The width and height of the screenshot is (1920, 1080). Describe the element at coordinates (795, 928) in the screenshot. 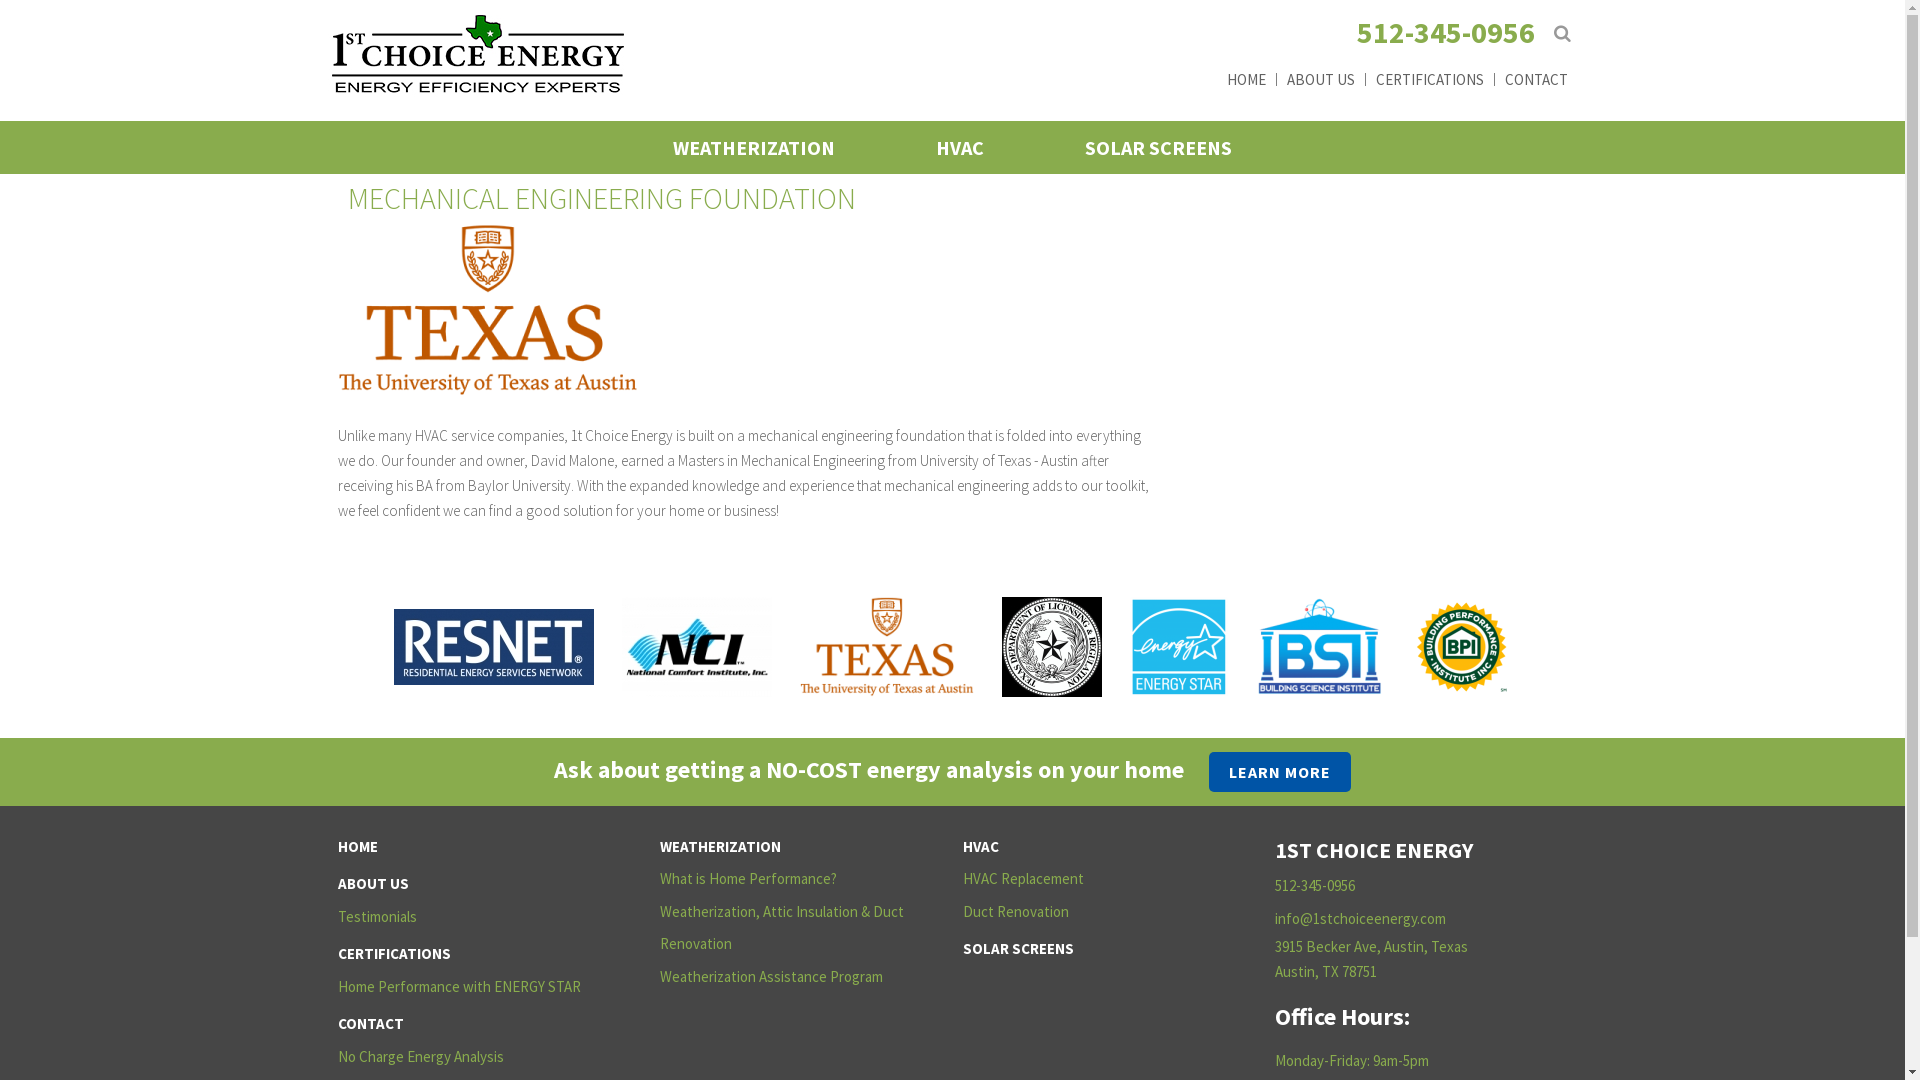

I see `'Weatherization, Attic Insulation & Duct Renovation'` at that location.